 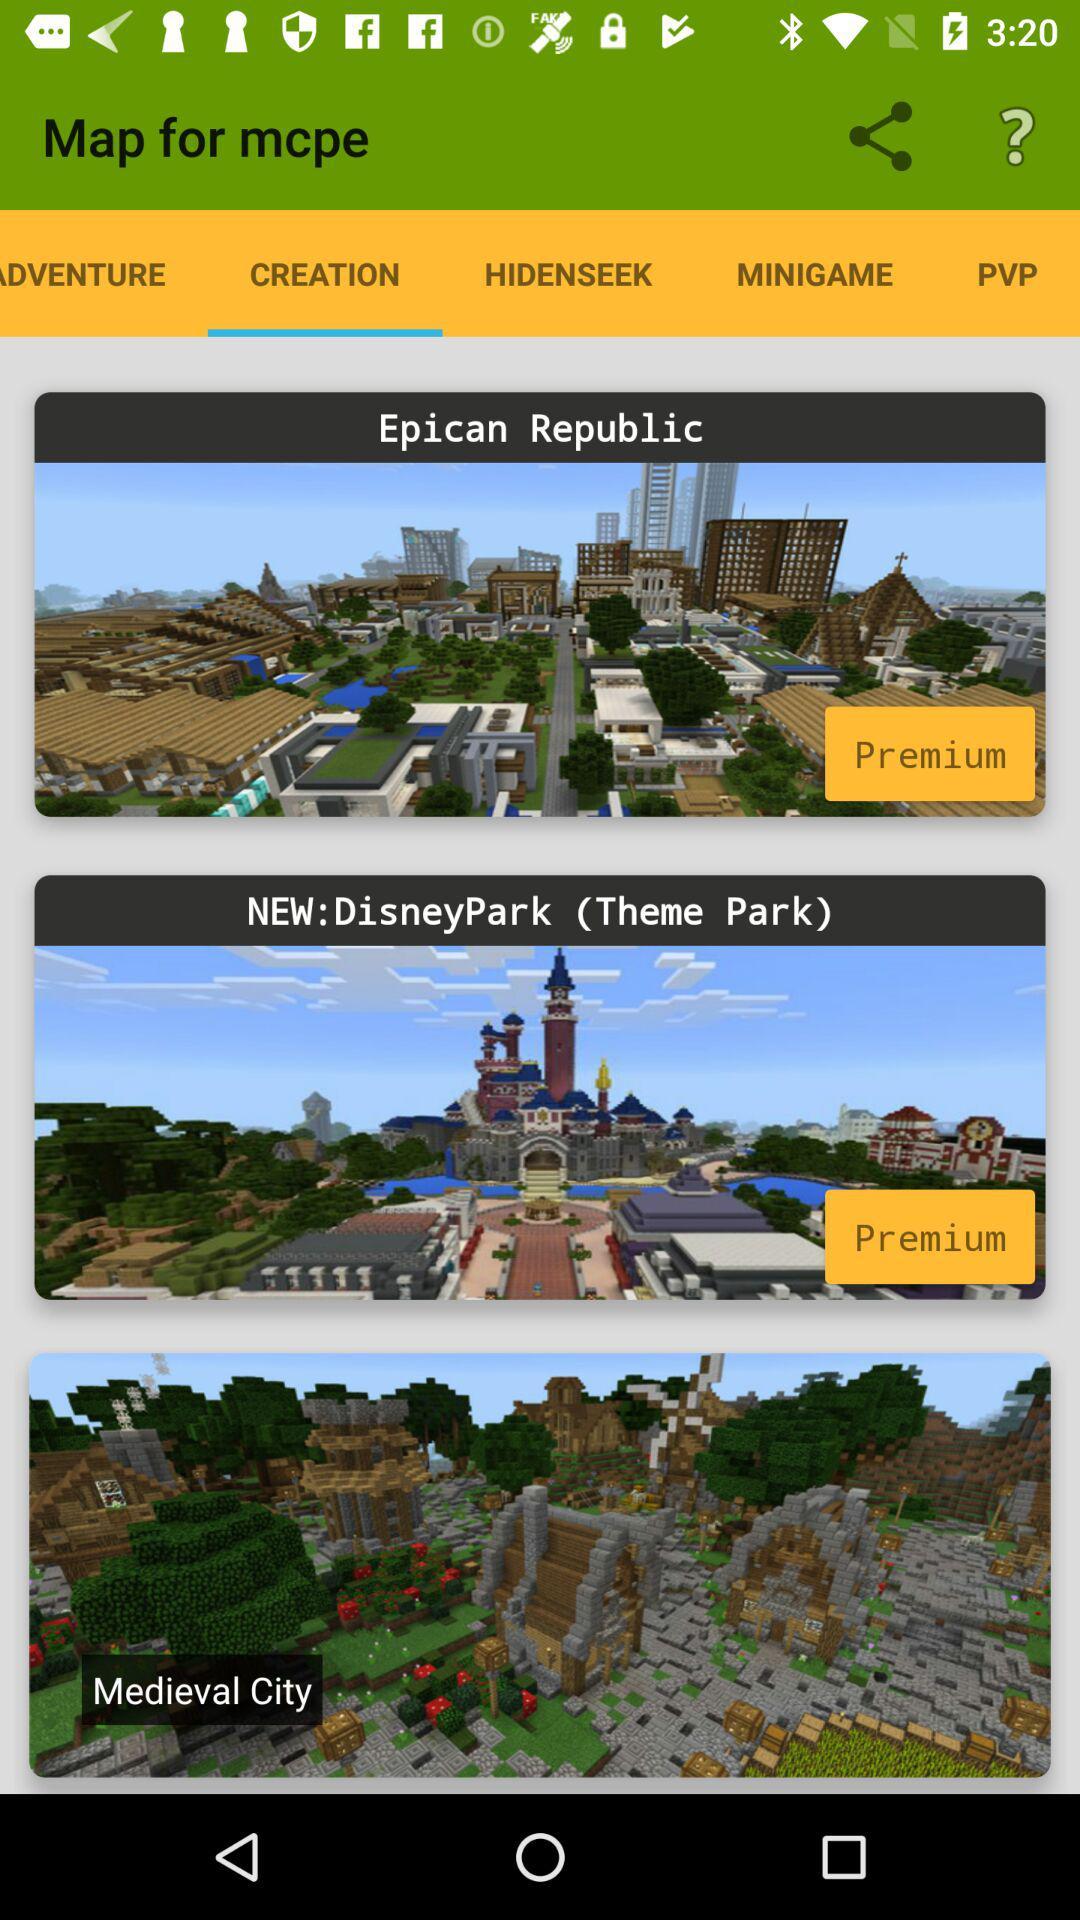 I want to click on the text hidenseek in the yellow background, so click(x=569, y=272).